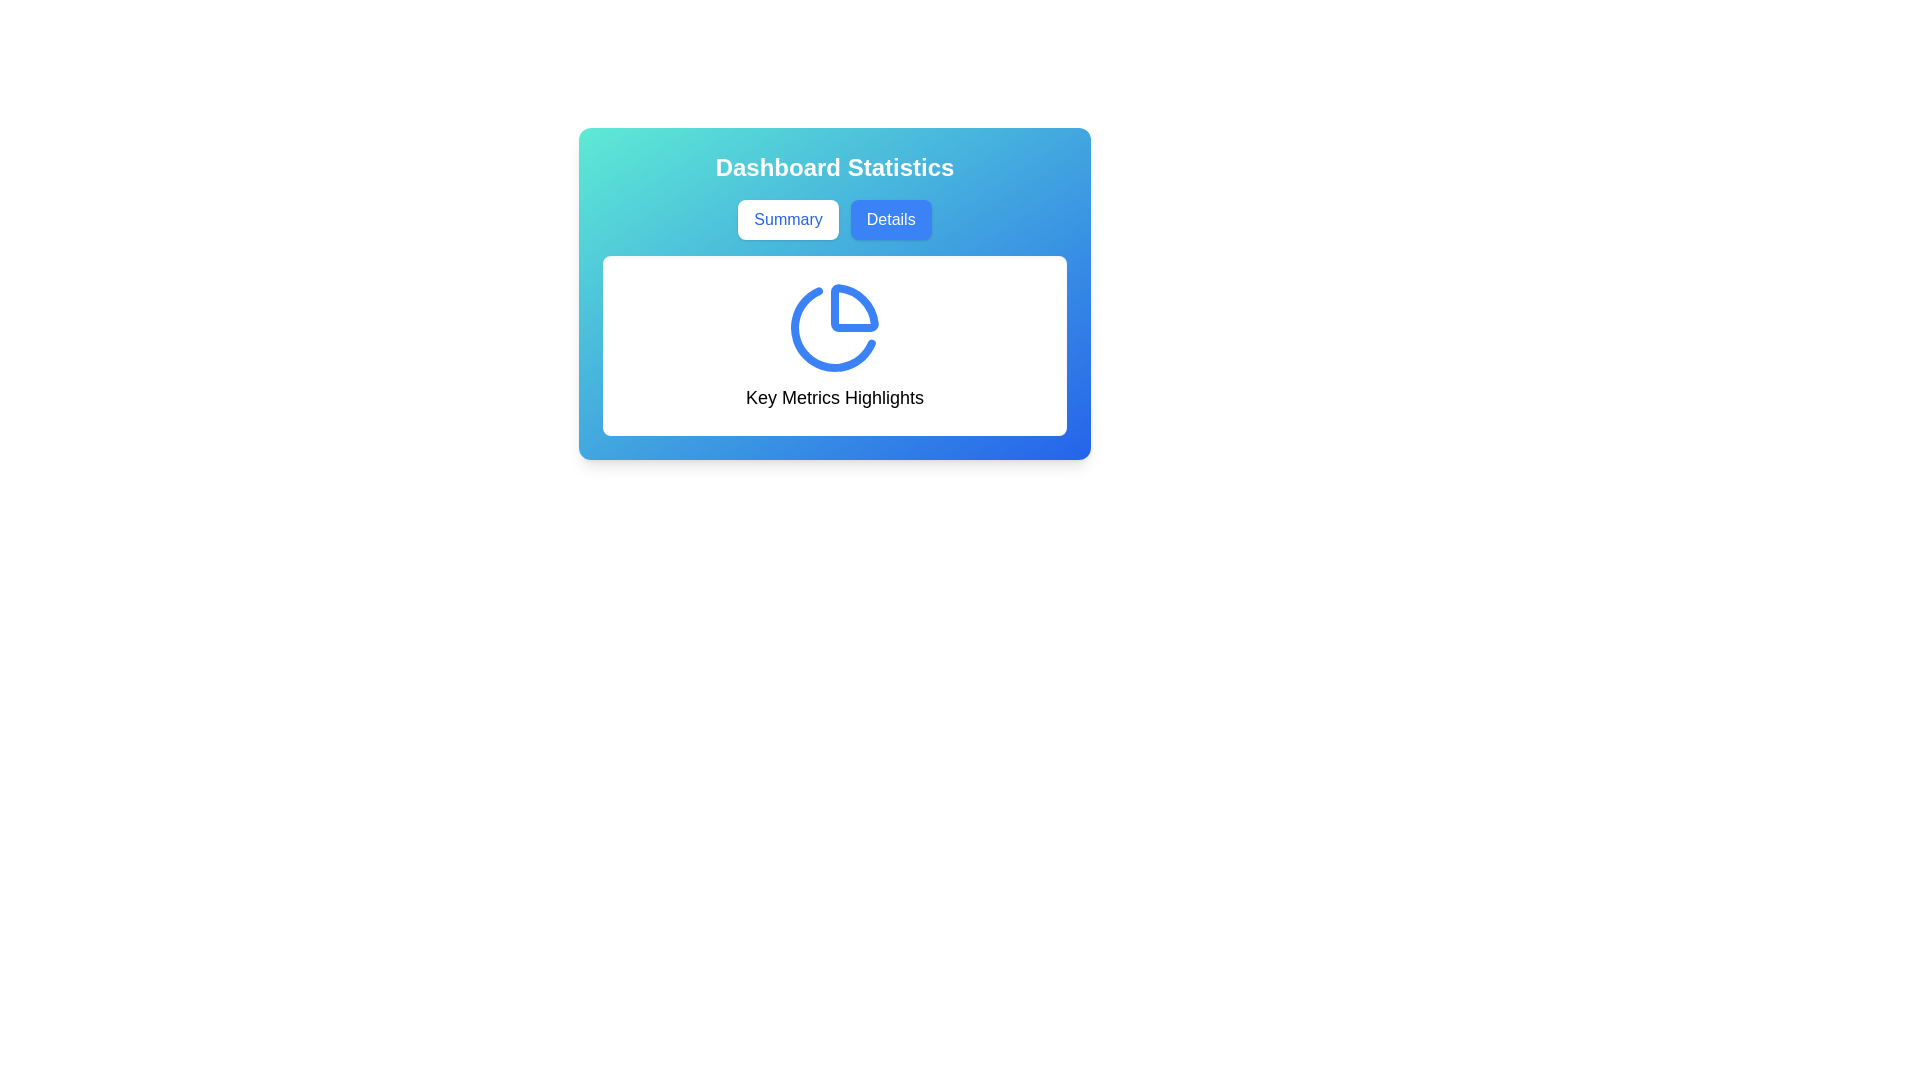  What do you see at coordinates (787, 219) in the screenshot?
I see `the button on the left side of the 'Dashboard Statistics' header` at bounding box center [787, 219].